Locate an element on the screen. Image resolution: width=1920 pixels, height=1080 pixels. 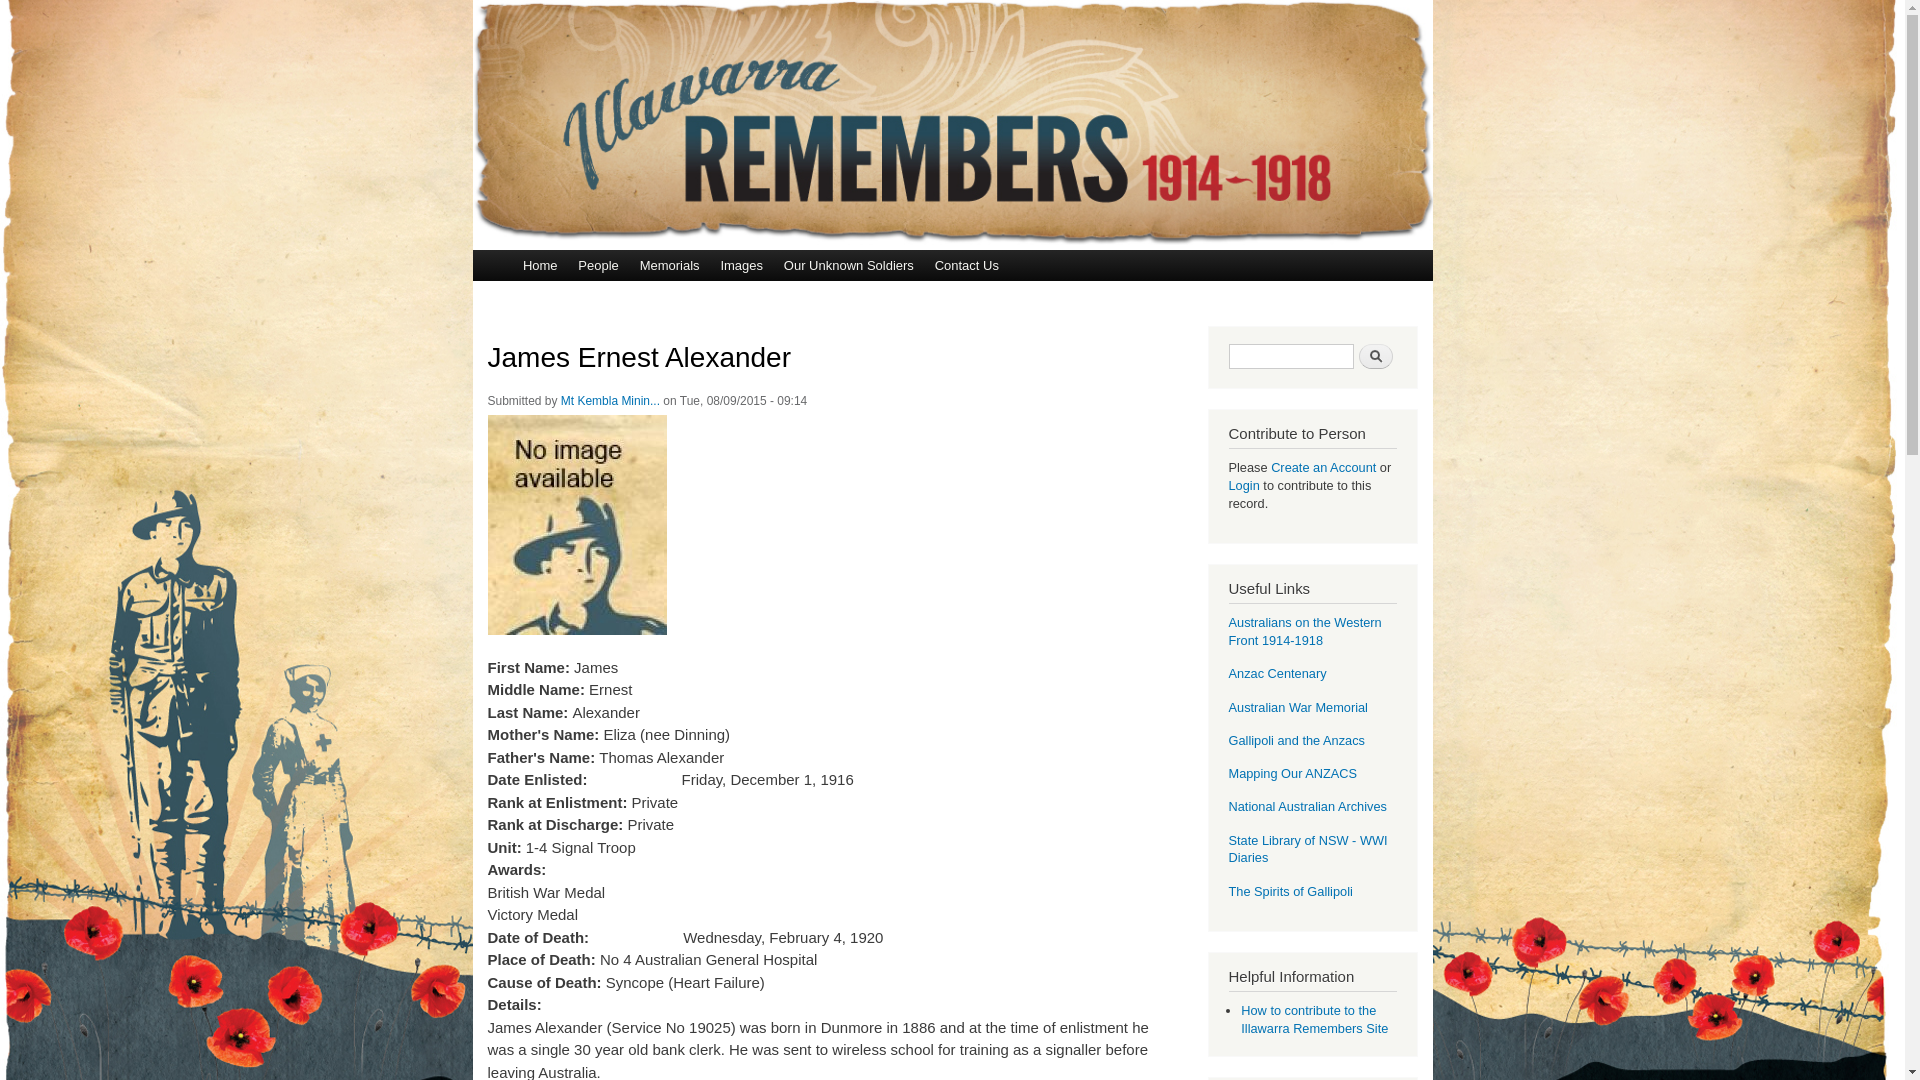
'Login ' is located at coordinates (1244, 485).